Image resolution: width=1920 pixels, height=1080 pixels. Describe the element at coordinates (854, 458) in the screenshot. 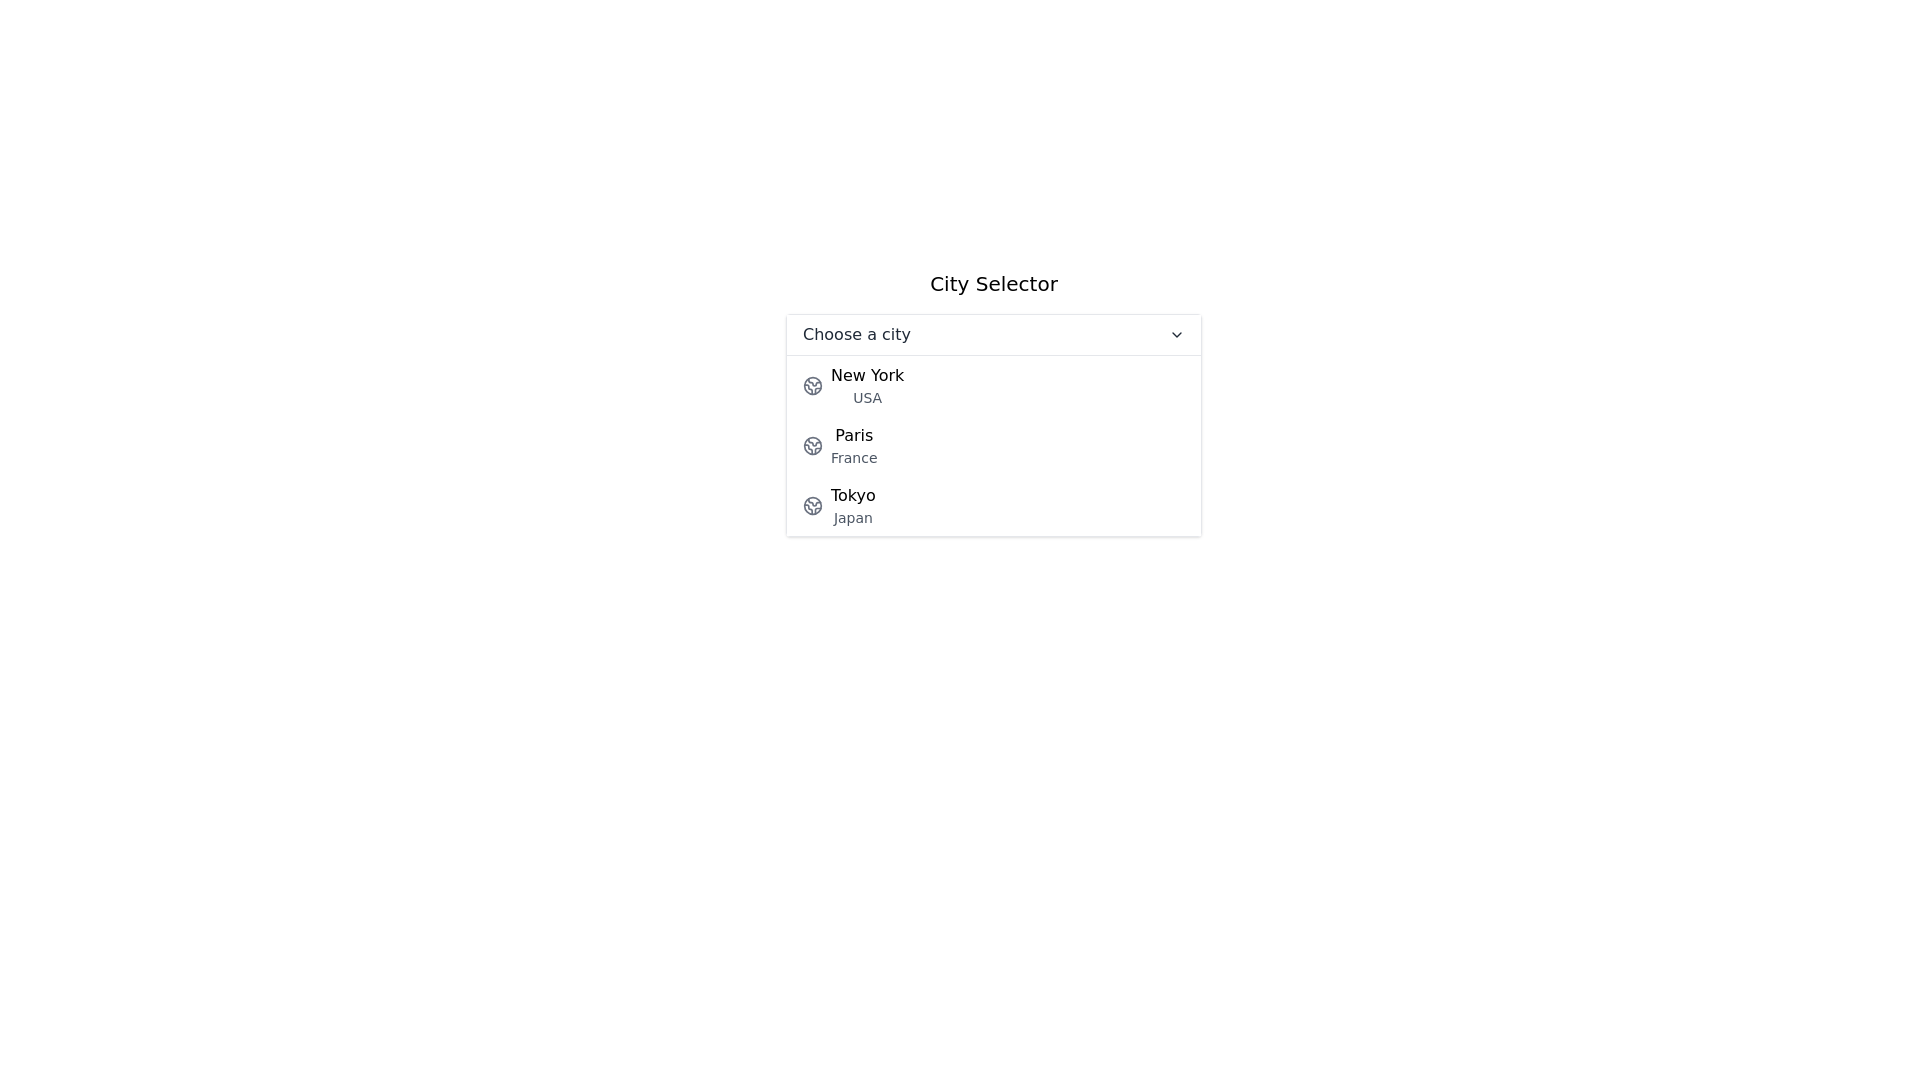

I see `the text label that displays 'France', which is the second item in the dropdown list under the 'City Selector' module, located beneath 'Paris'` at that location.